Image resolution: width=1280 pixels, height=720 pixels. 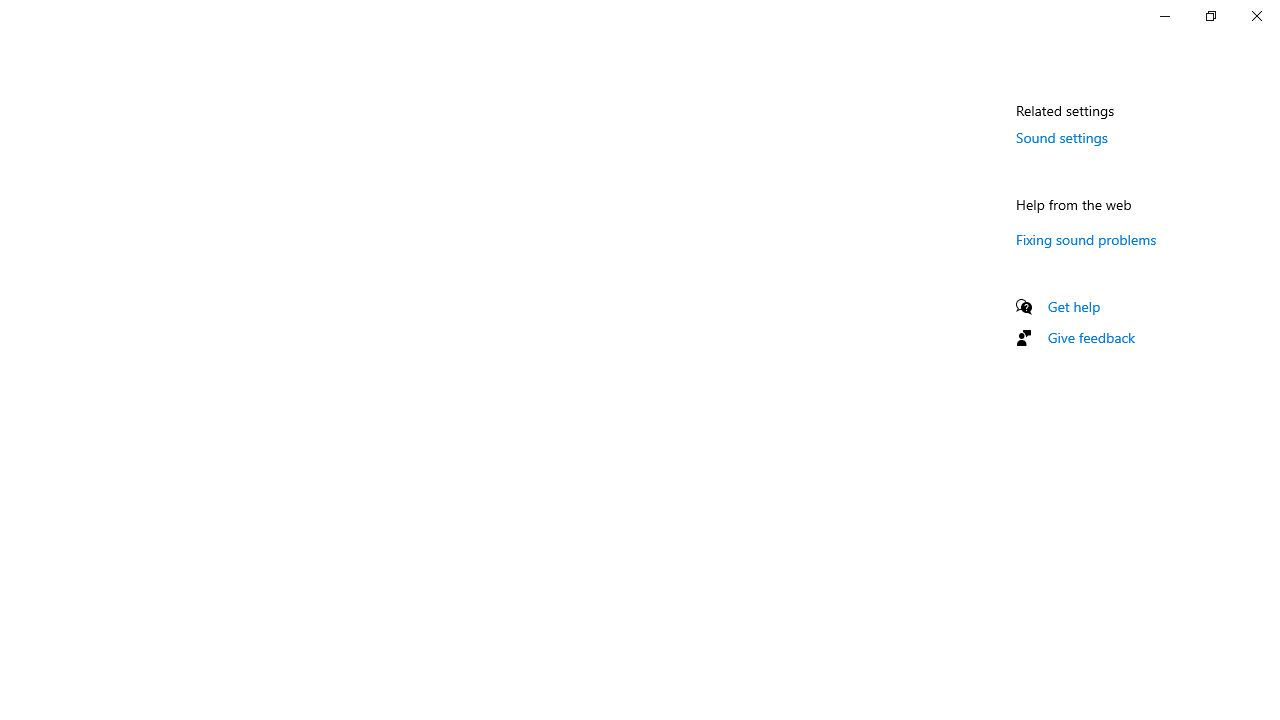 I want to click on 'Give feedback', so click(x=1090, y=336).